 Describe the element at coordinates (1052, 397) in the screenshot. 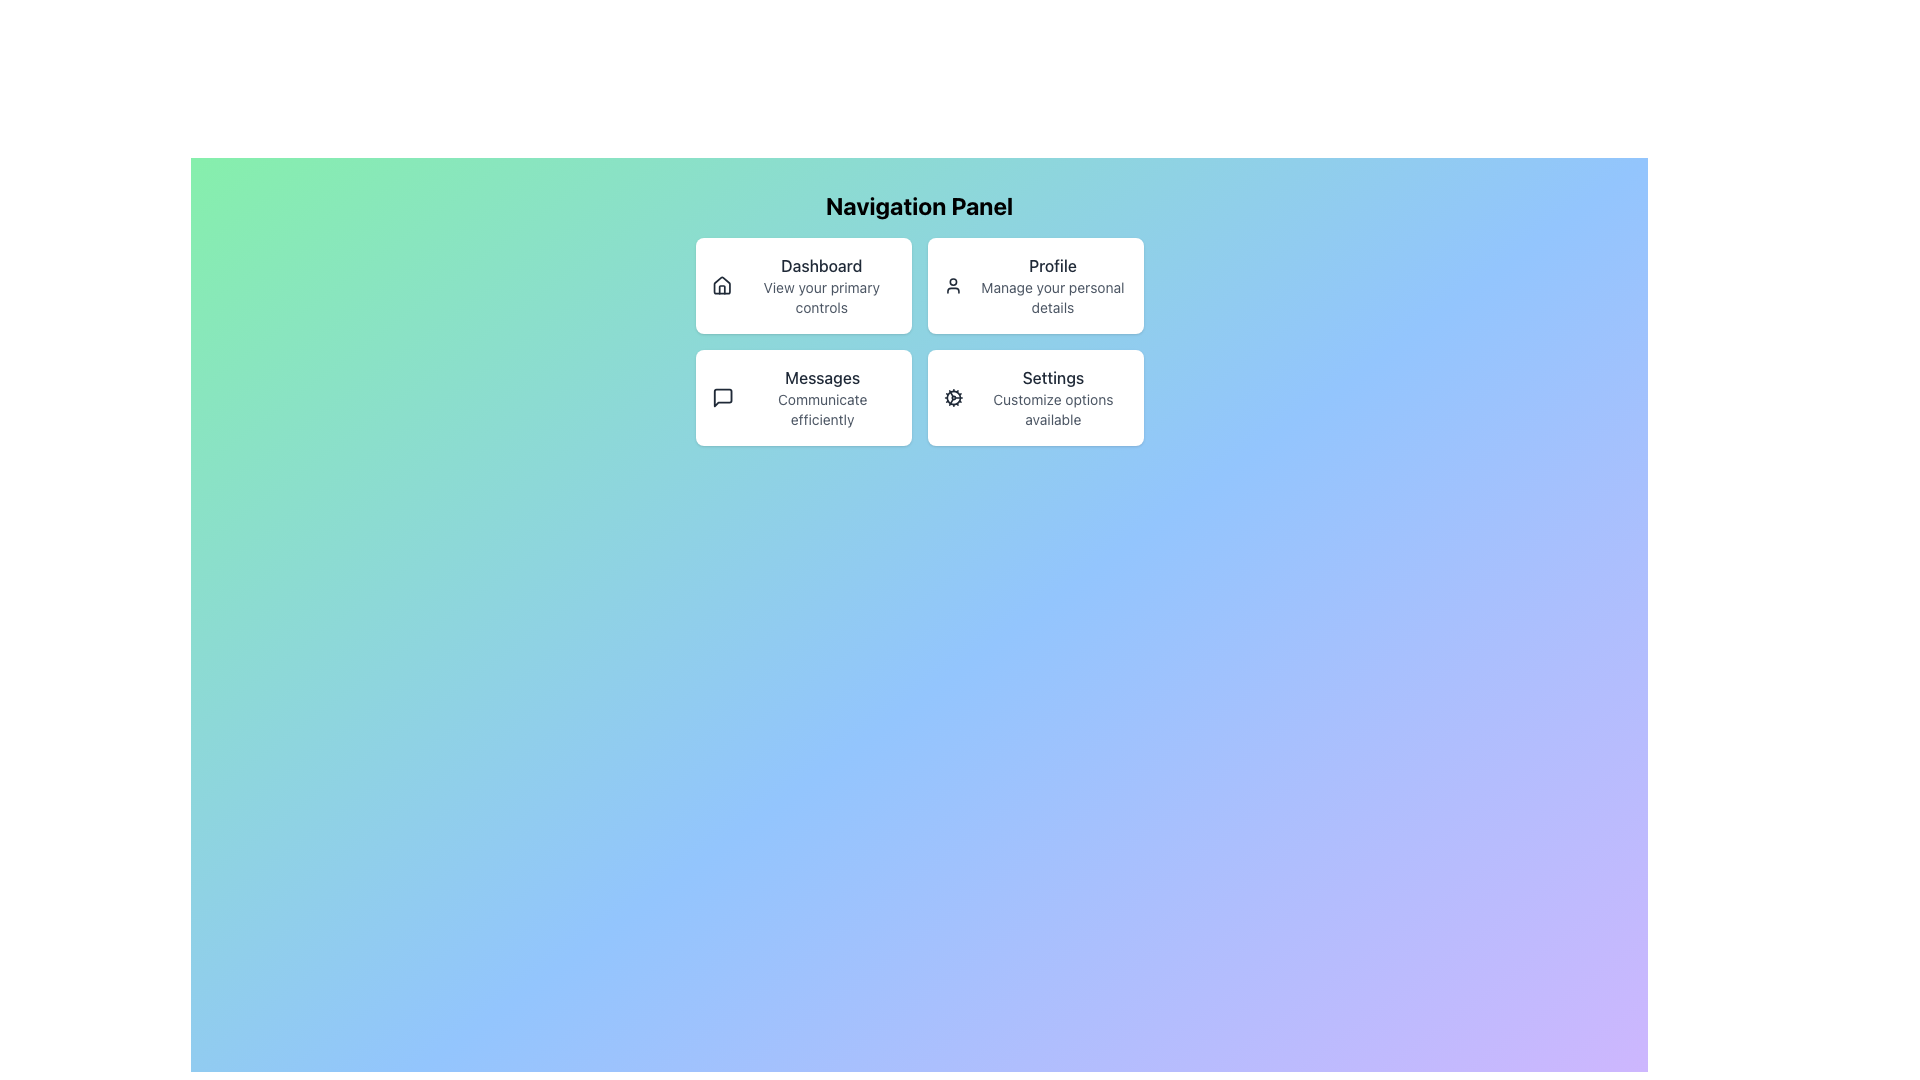

I see `the interactive text label in the fourth card that links to the settings page, which is preceded by a gear icon` at that location.